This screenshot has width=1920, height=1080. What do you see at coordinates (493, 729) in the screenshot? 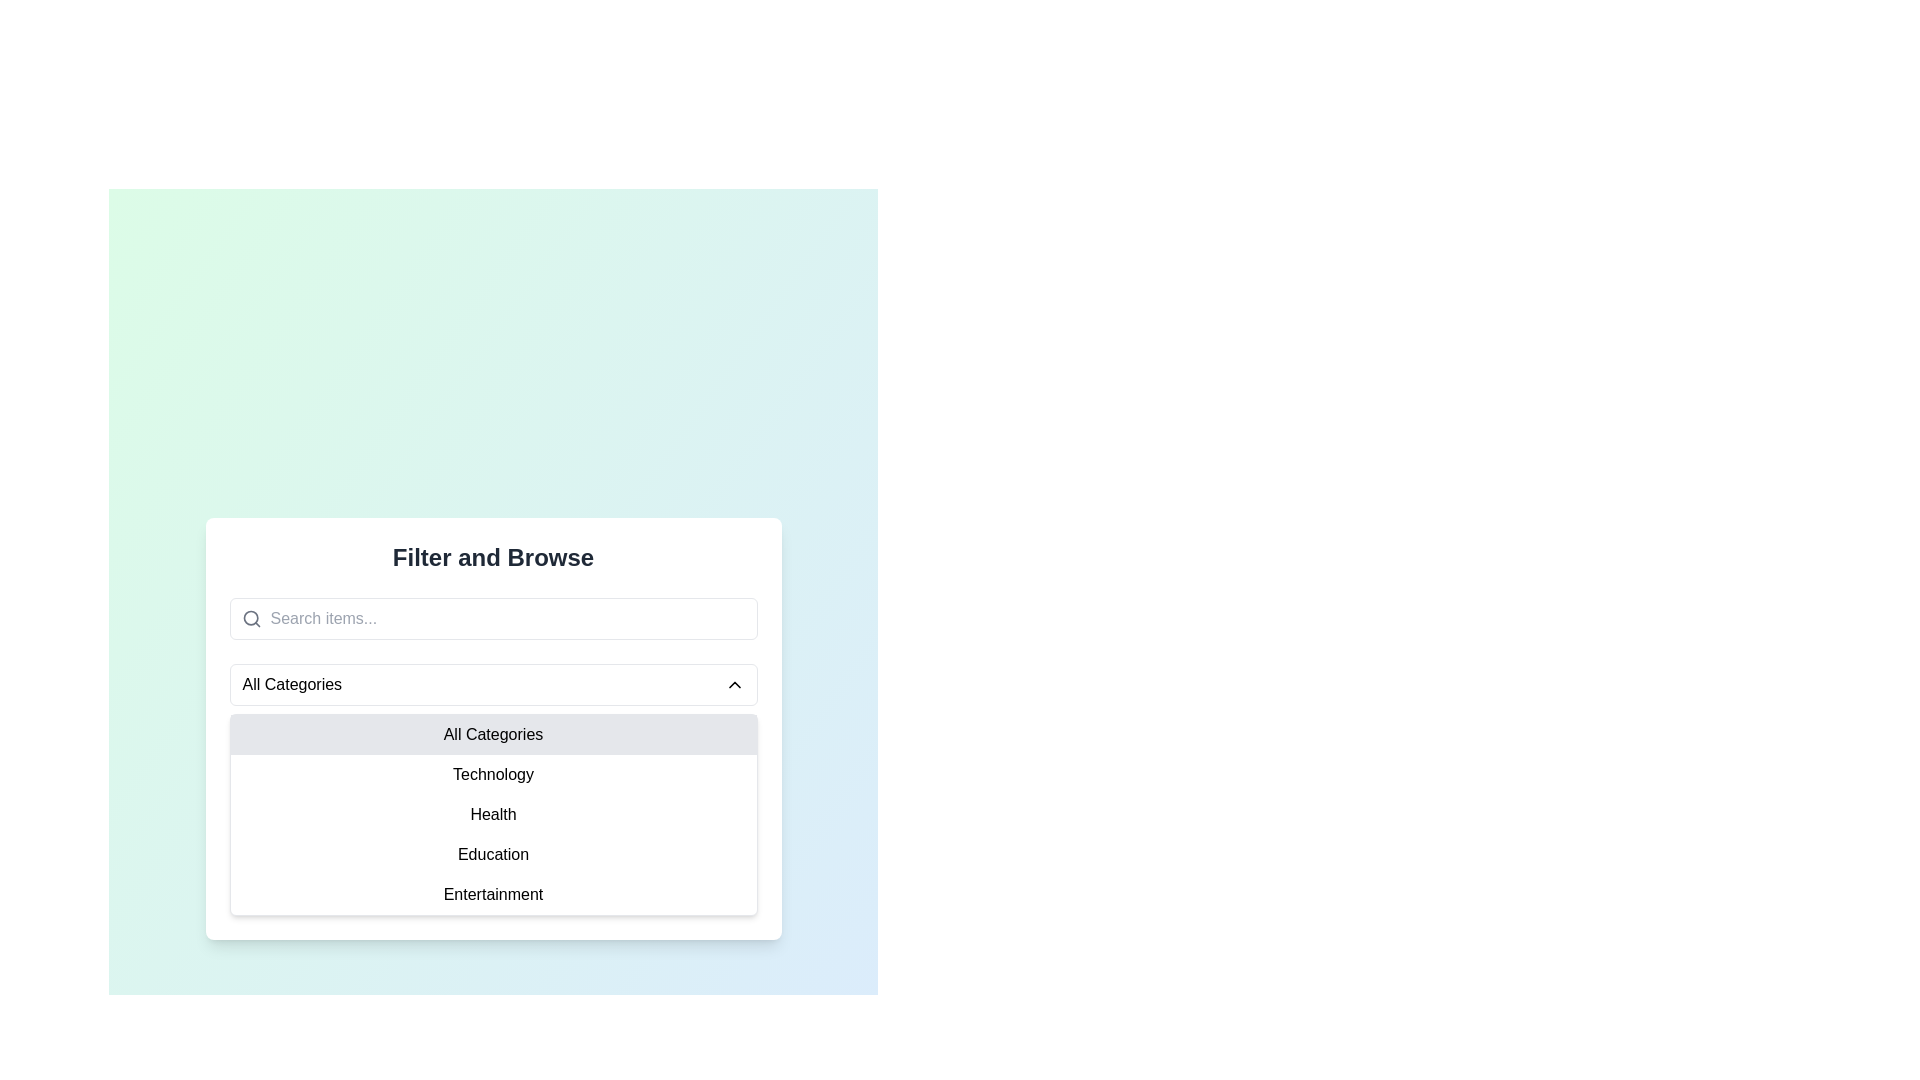
I see `the first option in the dropdown menu below the 'All Categories' selector button` at bounding box center [493, 729].